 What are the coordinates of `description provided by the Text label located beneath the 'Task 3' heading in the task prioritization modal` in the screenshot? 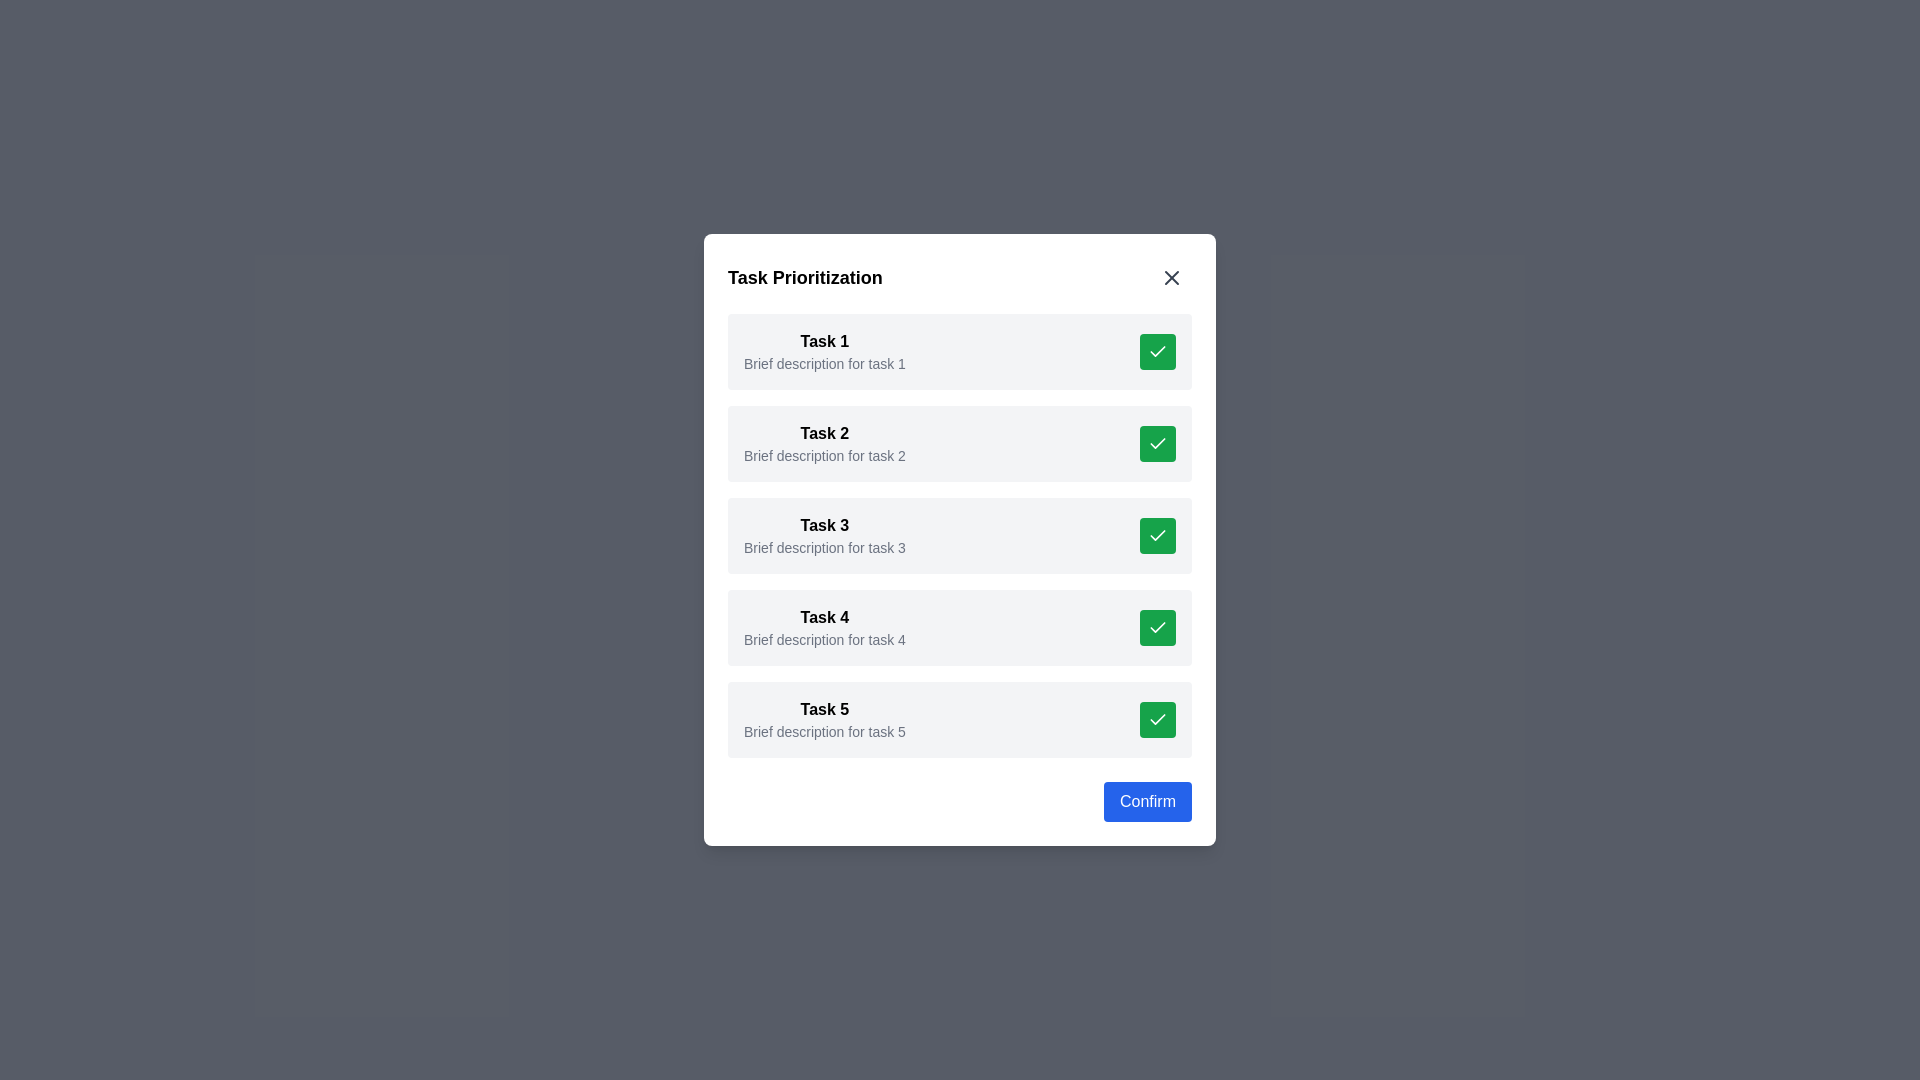 It's located at (825, 547).